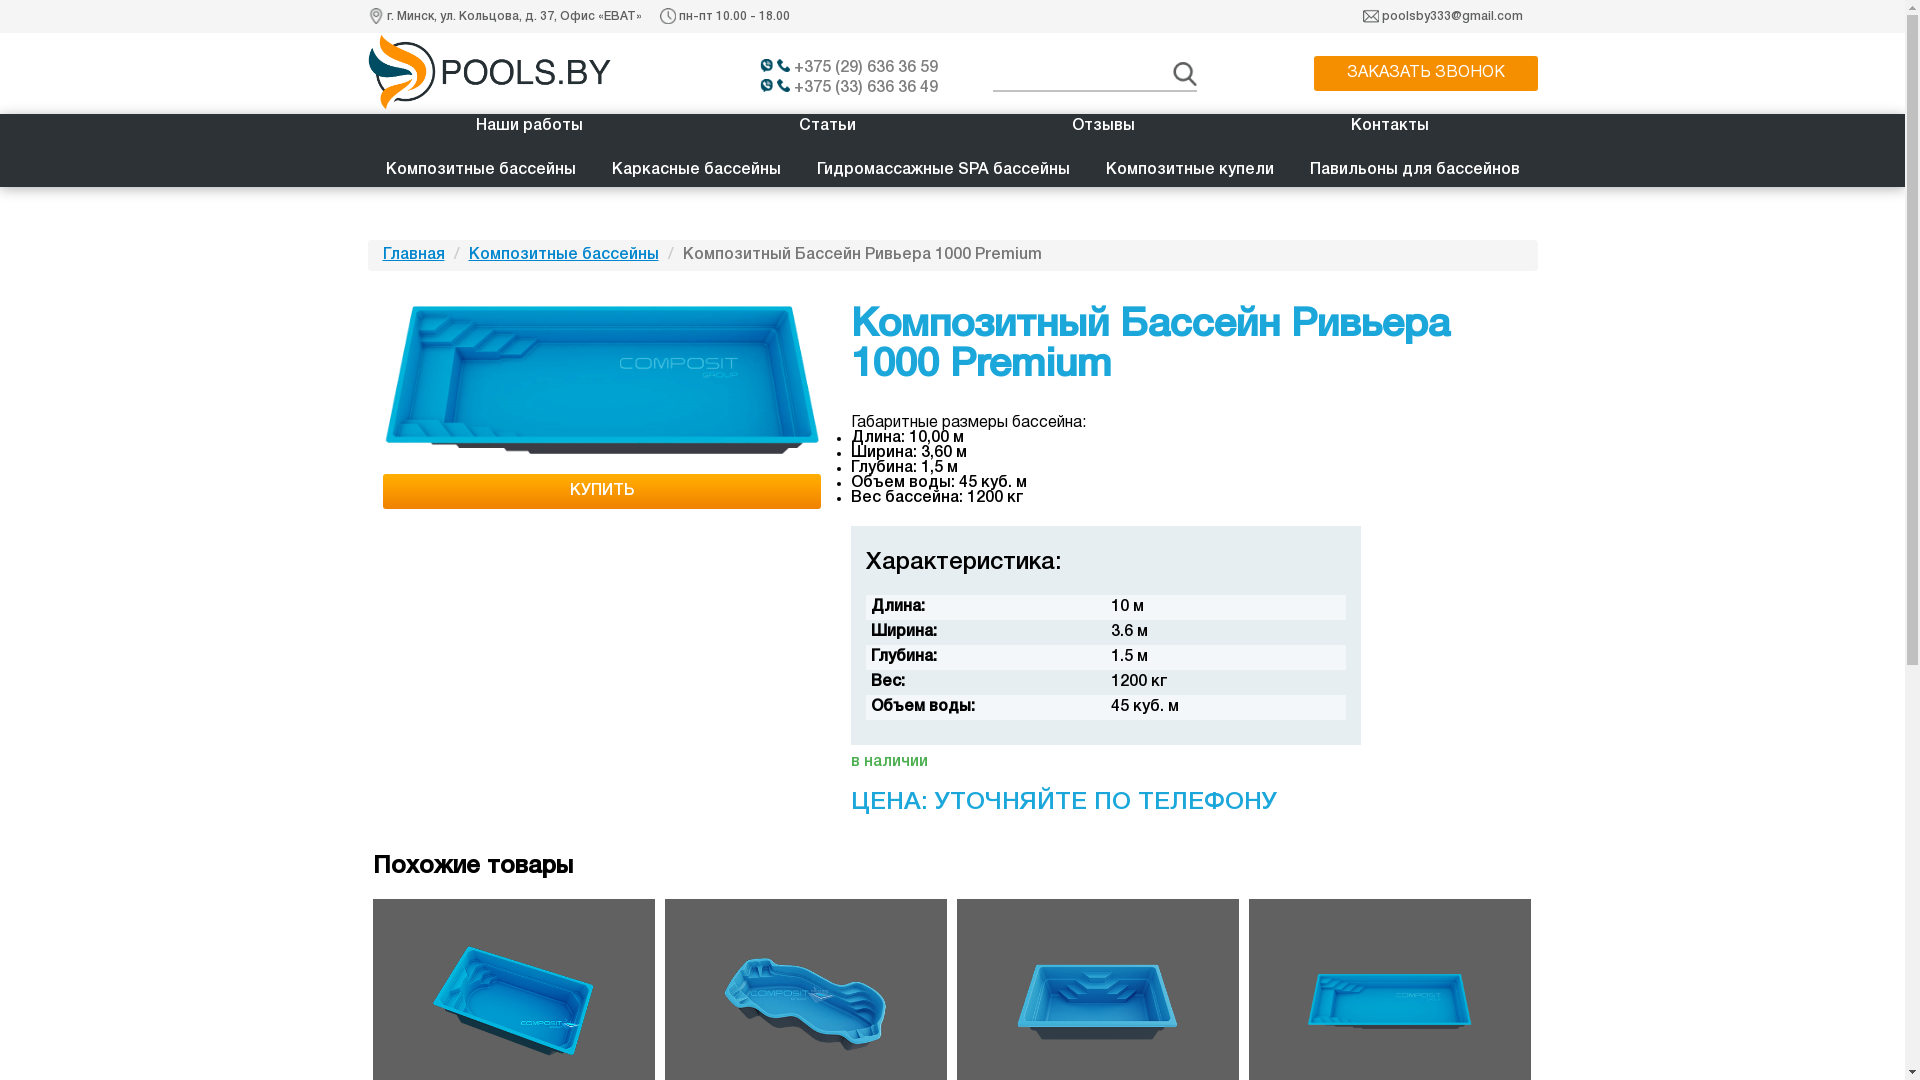 This screenshot has width=1920, height=1080. I want to click on '+375 (29) 636 36 59', so click(856, 67).